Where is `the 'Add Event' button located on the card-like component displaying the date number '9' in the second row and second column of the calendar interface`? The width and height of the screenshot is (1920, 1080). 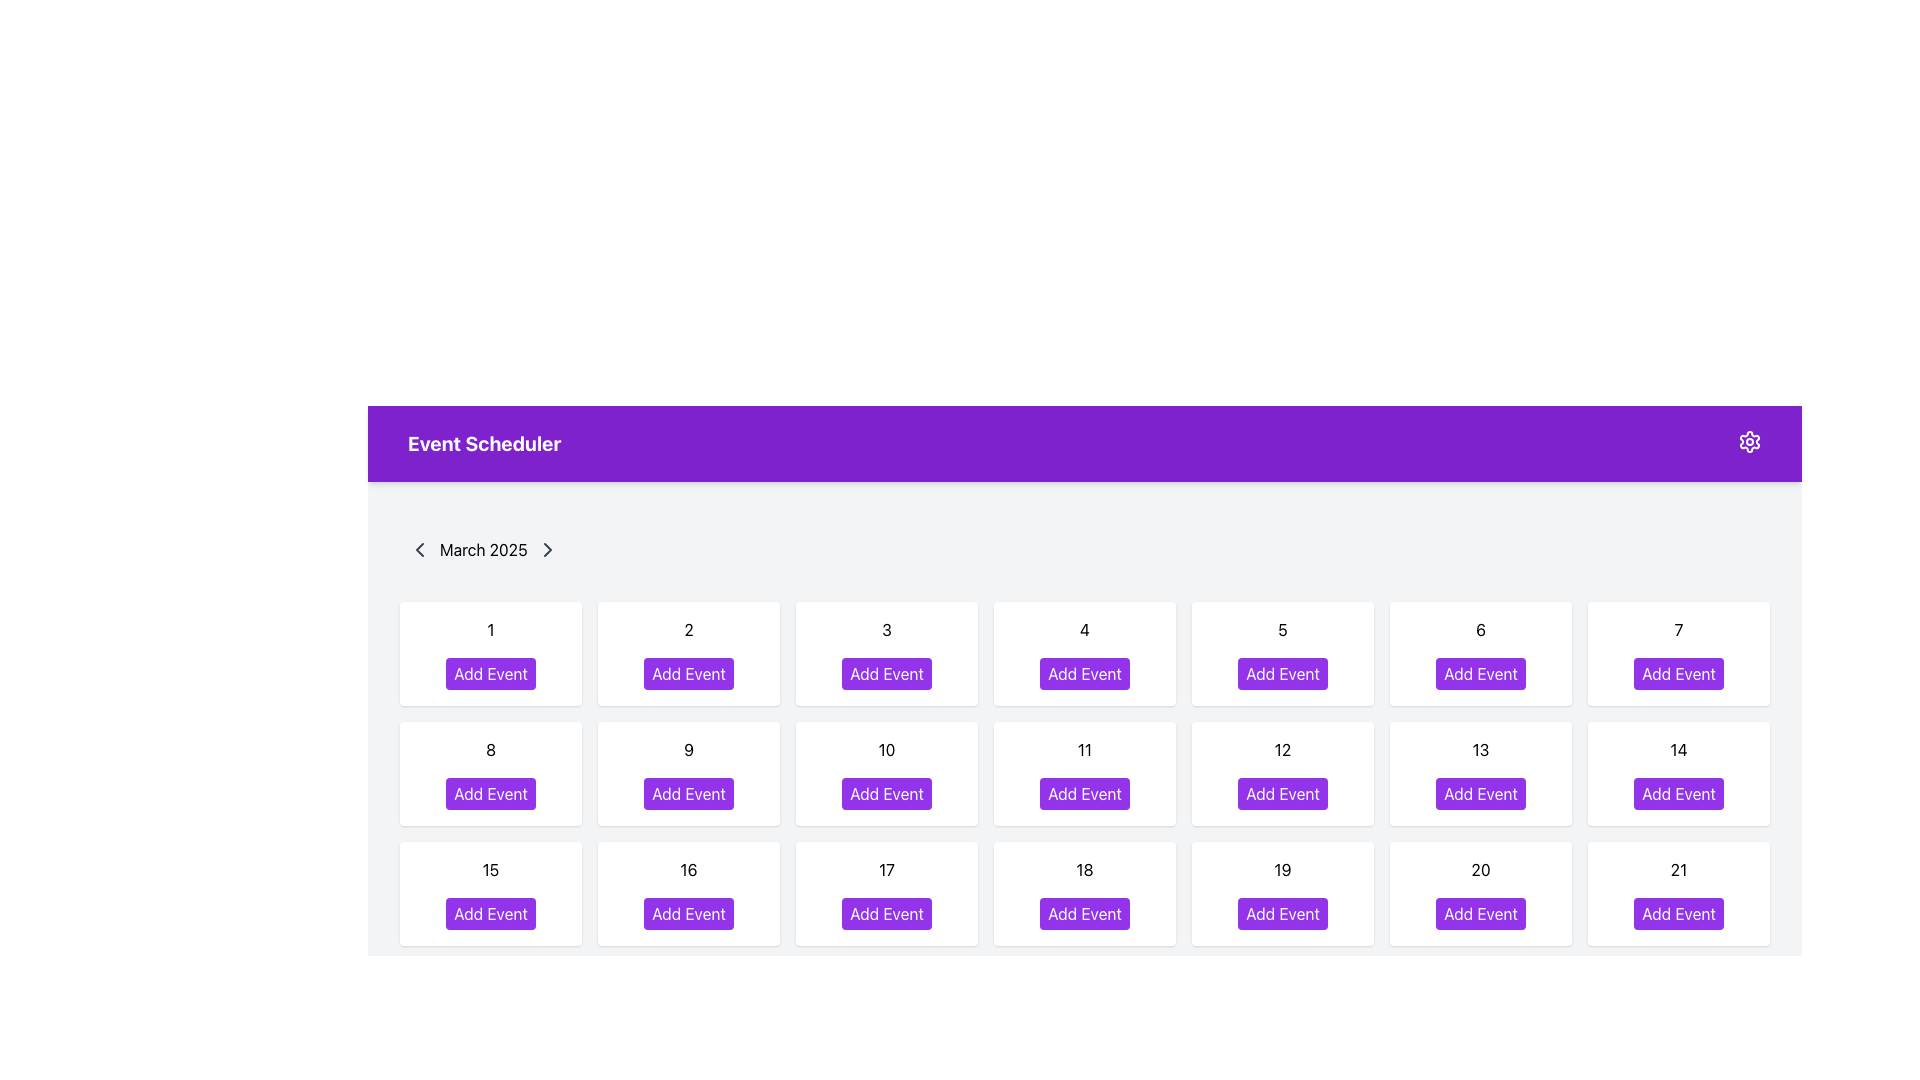 the 'Add Event' button located on the card-like component displaying the date number '9' in the second row and second column of the calendar interface is located at coordinates (689, 773).